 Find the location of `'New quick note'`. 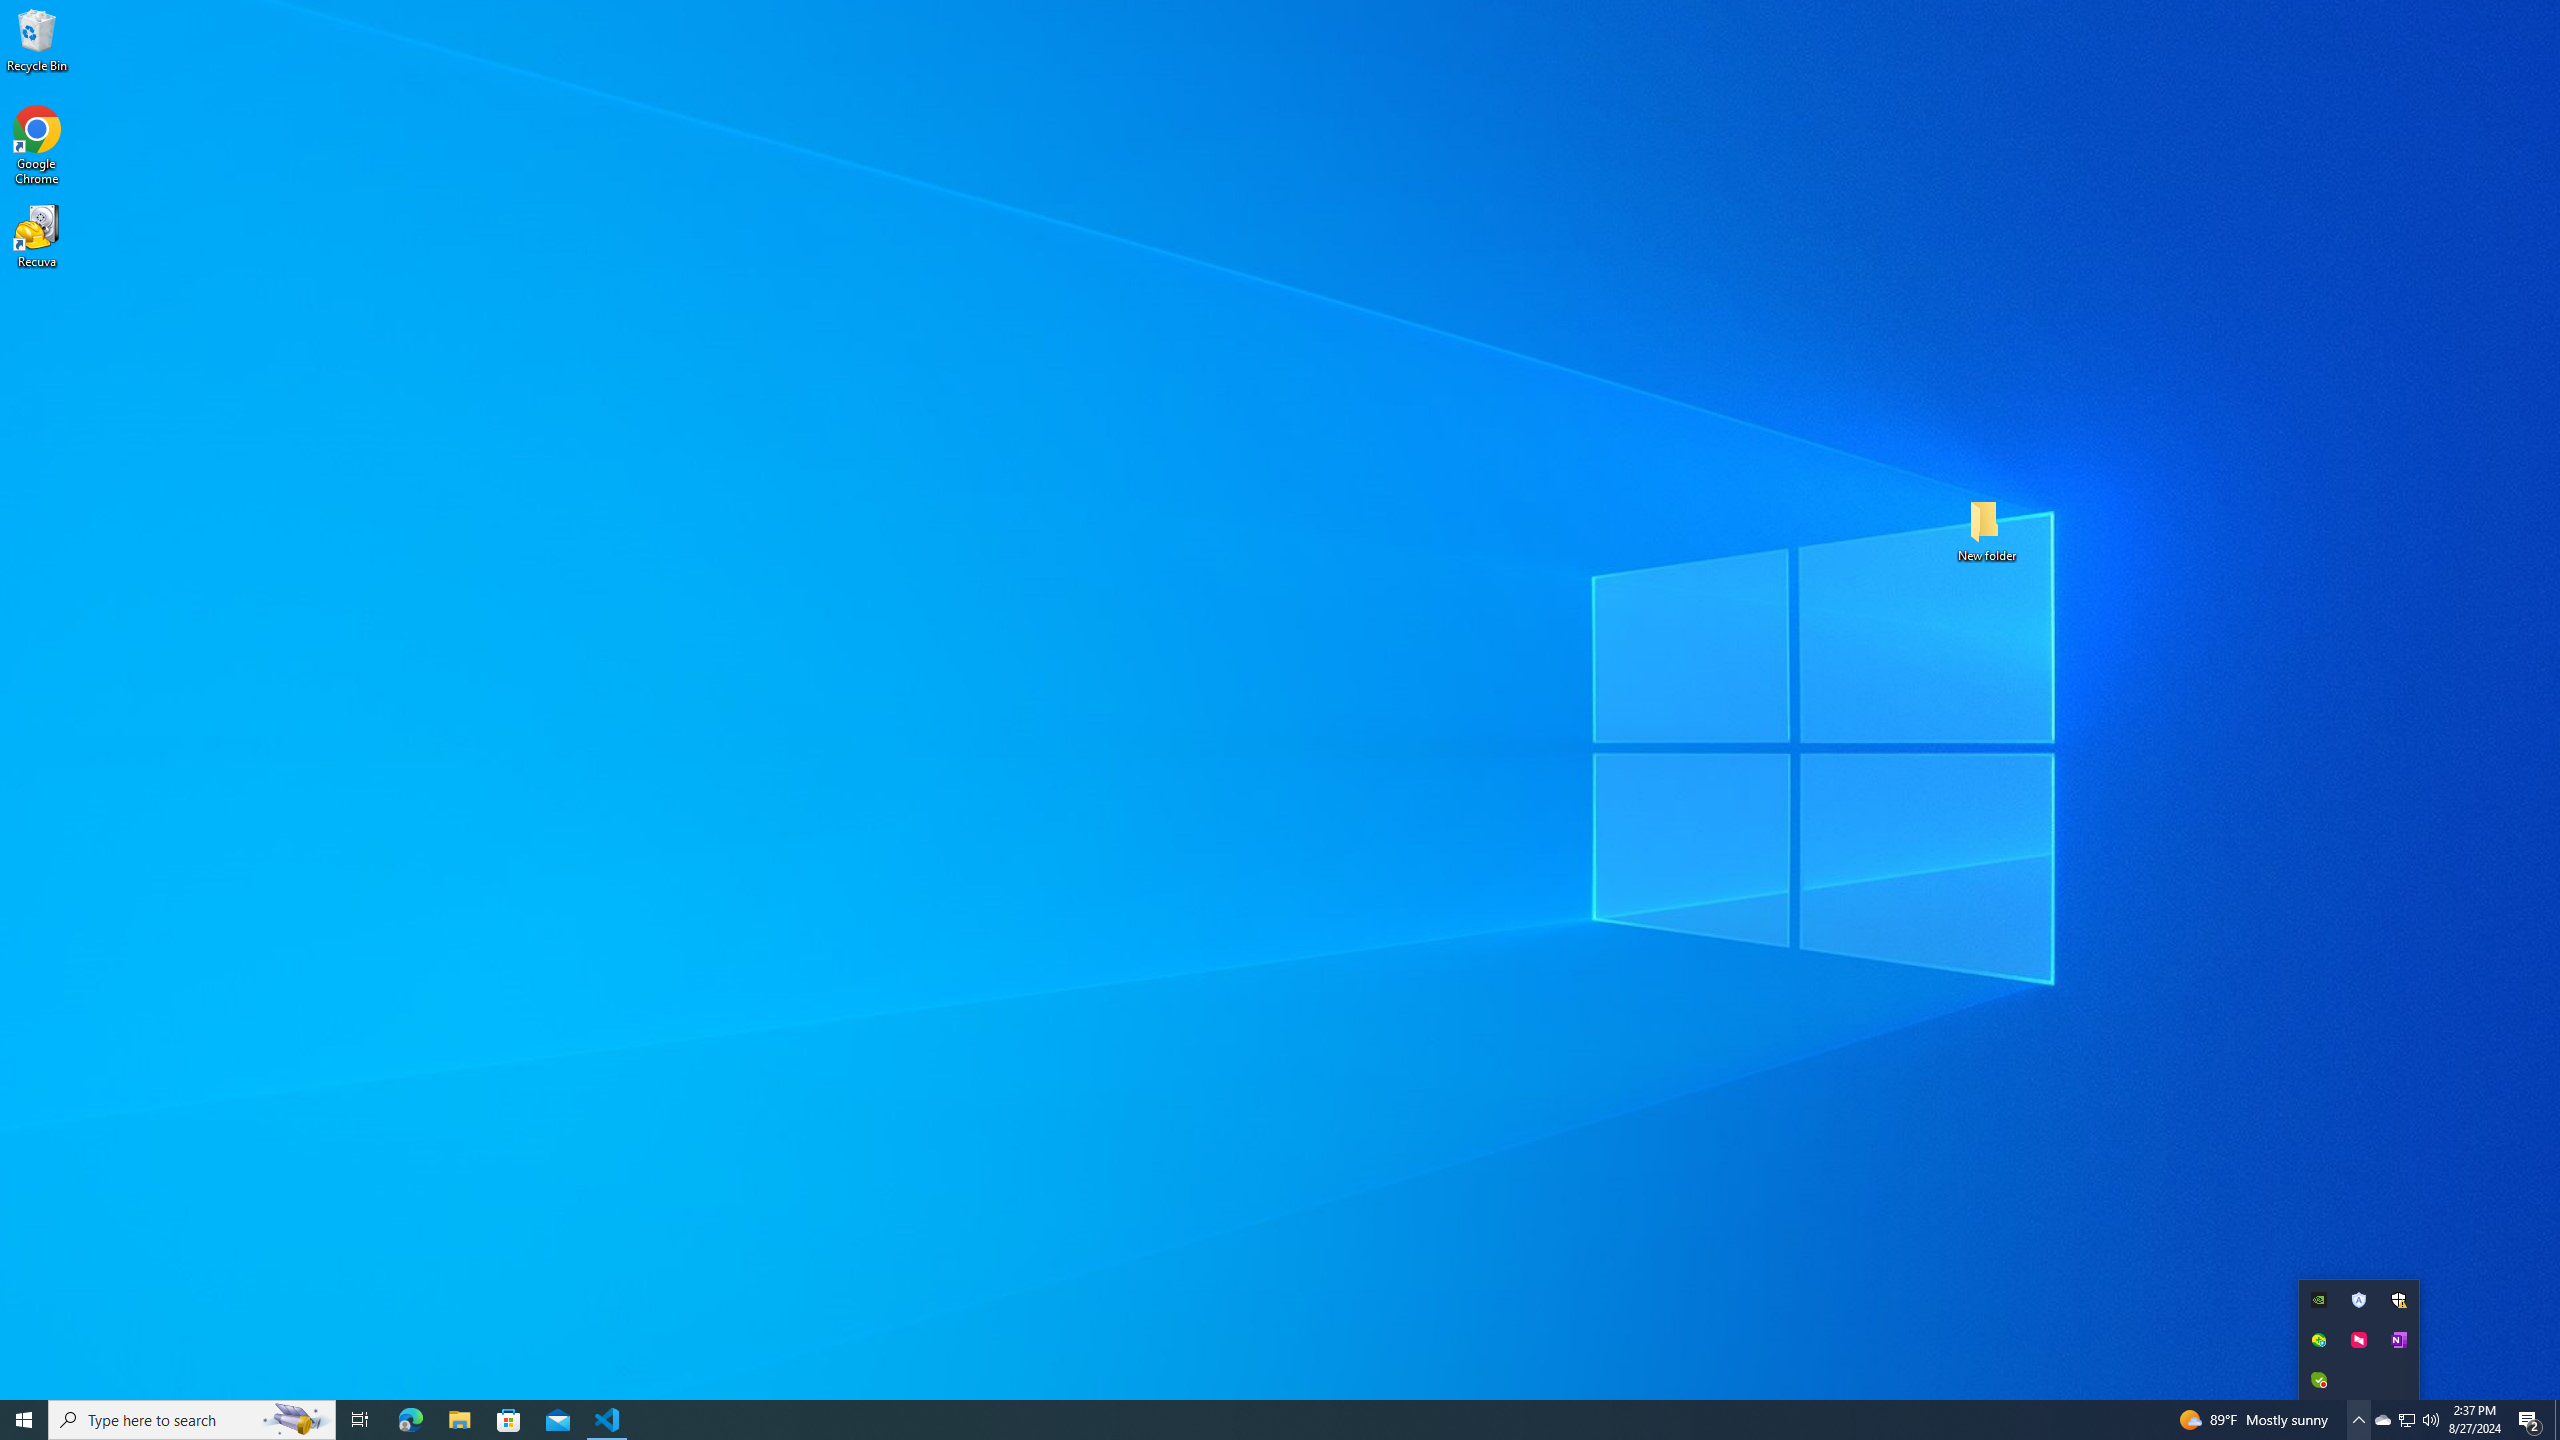

'New quick note' is located at coordinates (2397, 1338).